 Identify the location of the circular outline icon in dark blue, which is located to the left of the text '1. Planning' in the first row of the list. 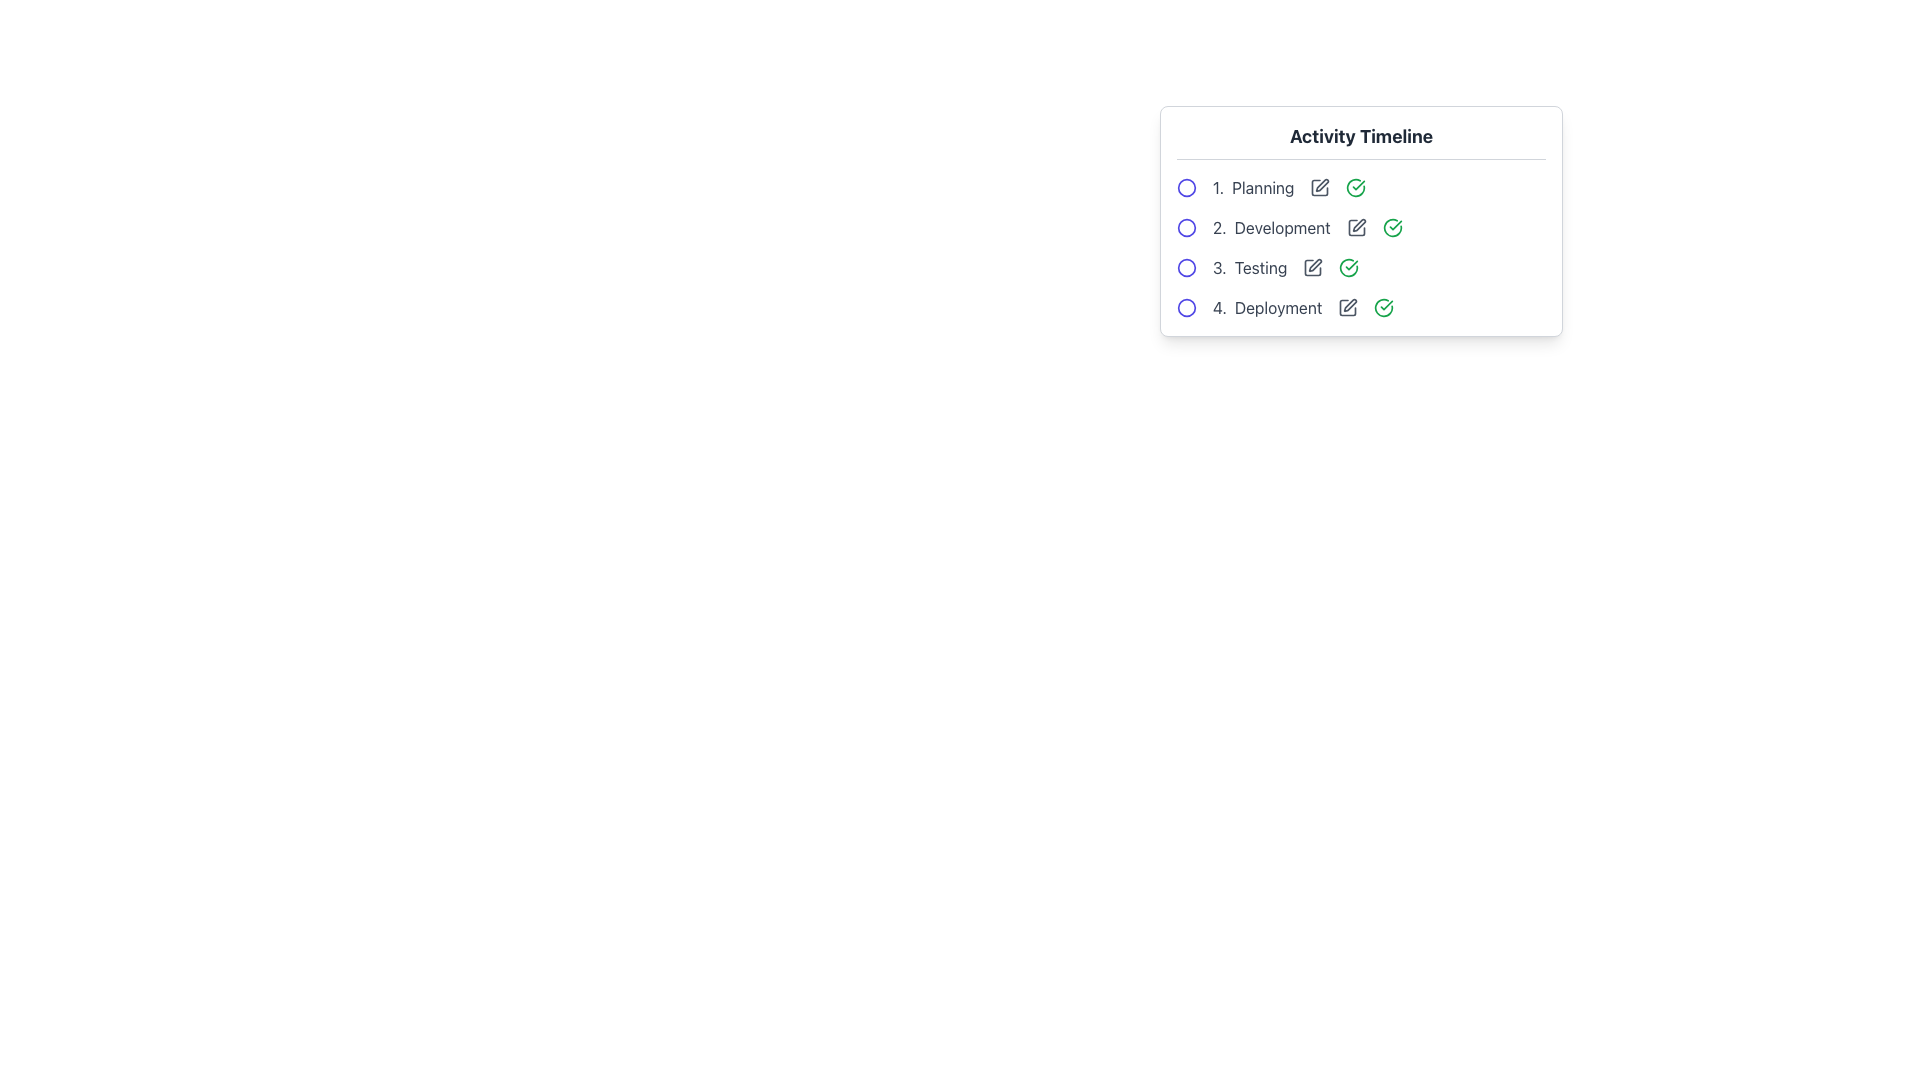
(1186, 188).